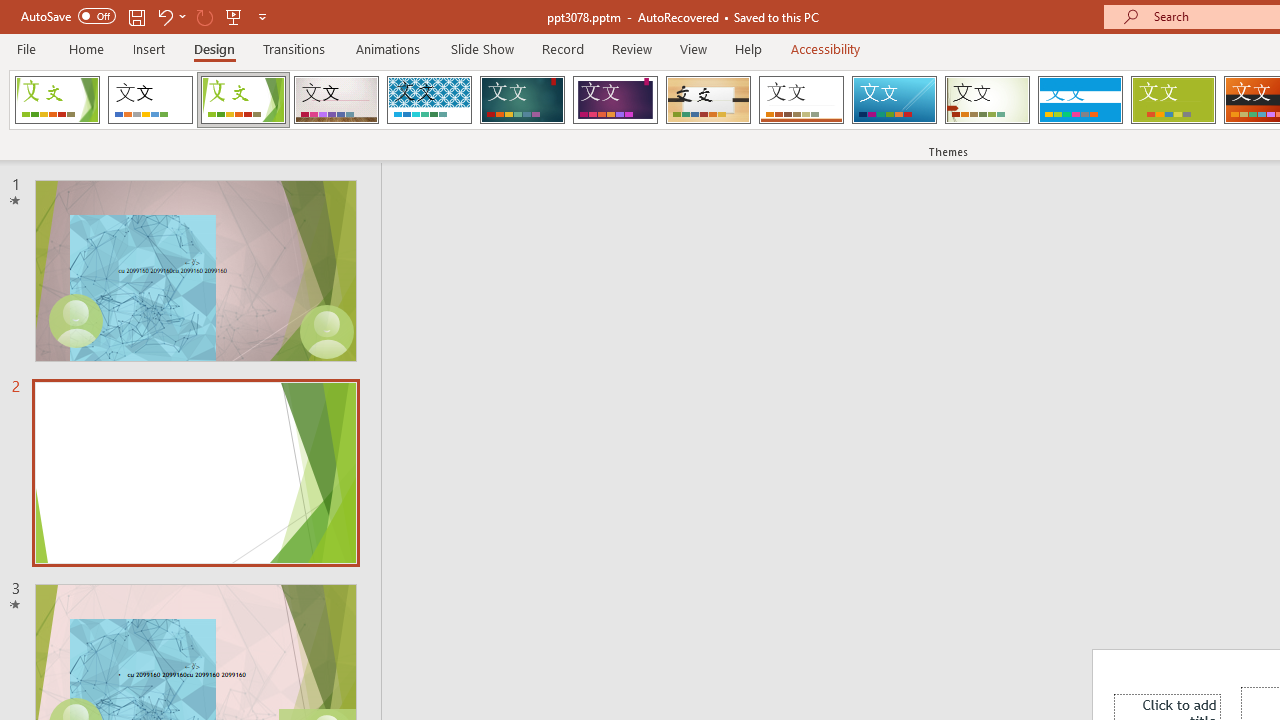  What do you see at coordinates (149, 100) in the screenshot?
I see `'Office Theme'` at bounding box center [149, 100].